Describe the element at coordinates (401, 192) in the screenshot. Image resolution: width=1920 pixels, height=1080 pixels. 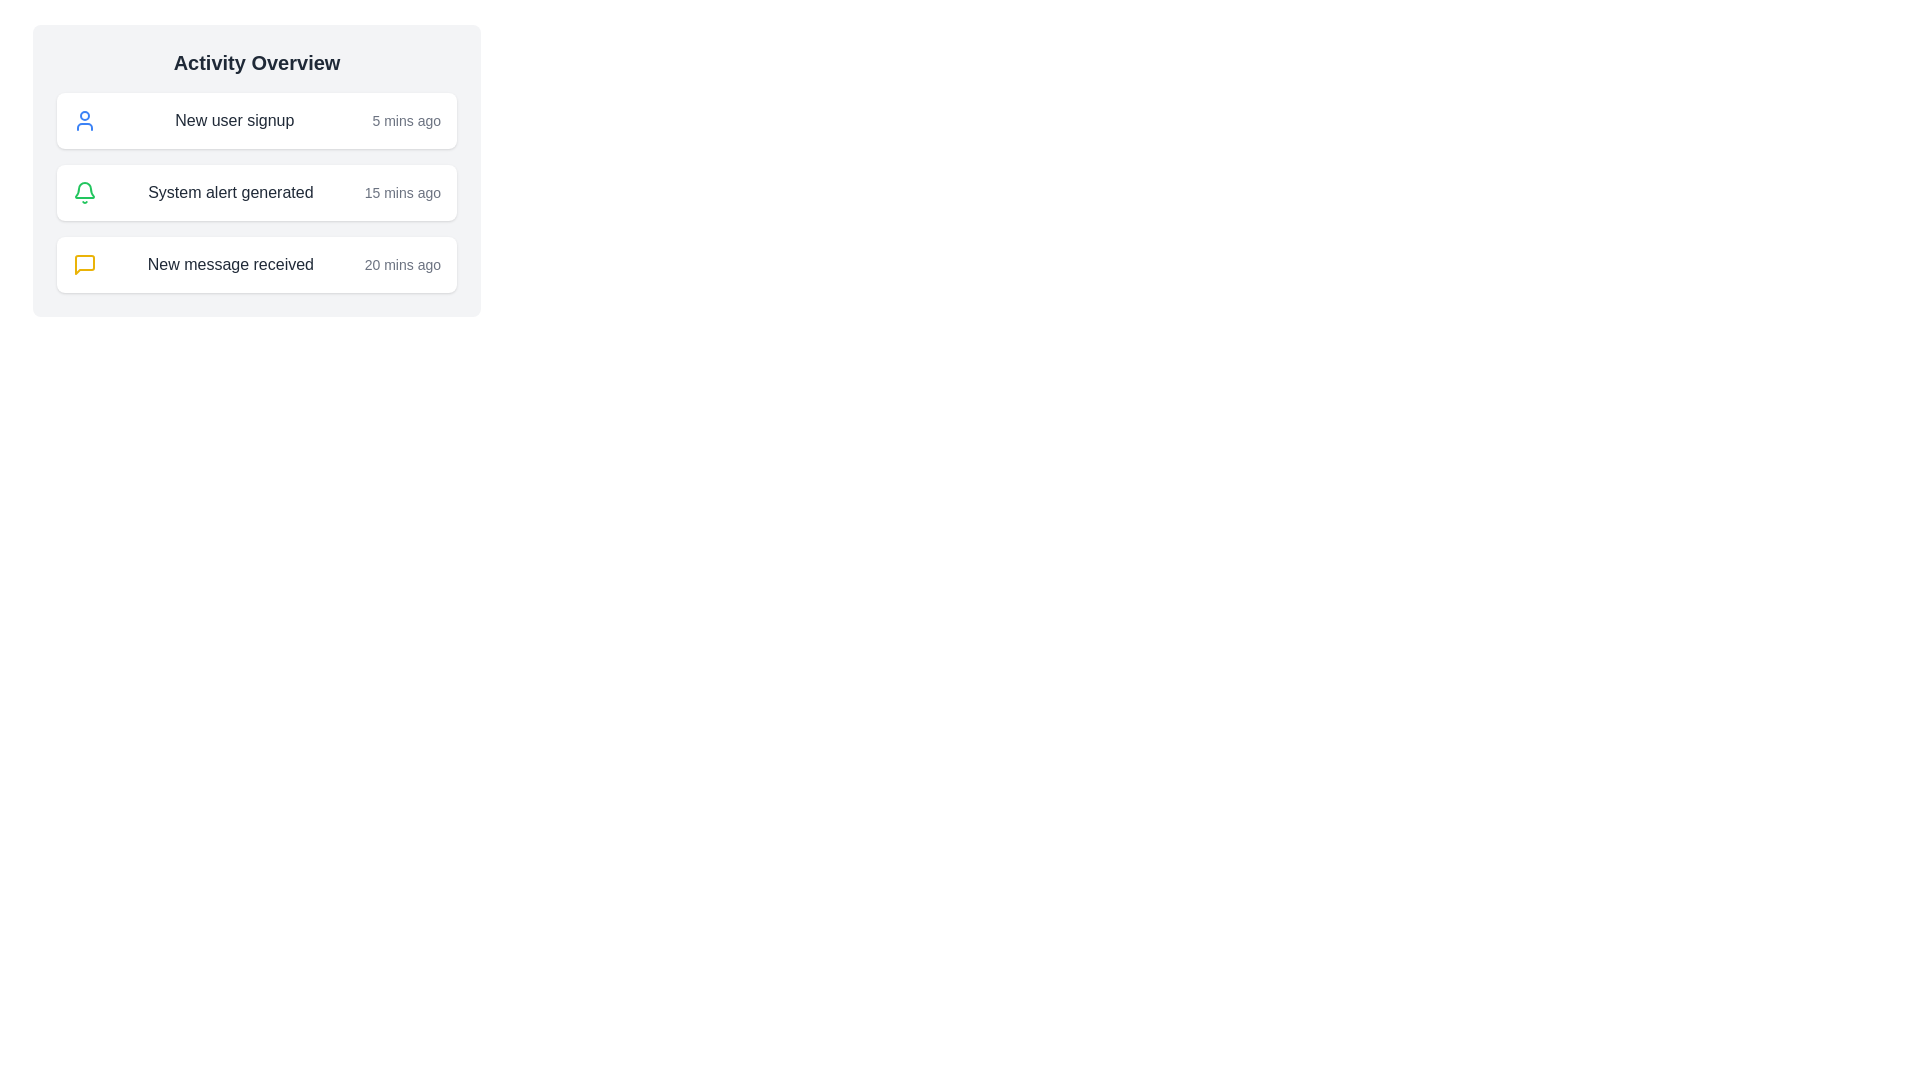
I see `the text label displaying '15 mins ago', which is a light gray timestamp indicating a duration, positioned to the far right of the 'System alert generated' phrase` at that location.